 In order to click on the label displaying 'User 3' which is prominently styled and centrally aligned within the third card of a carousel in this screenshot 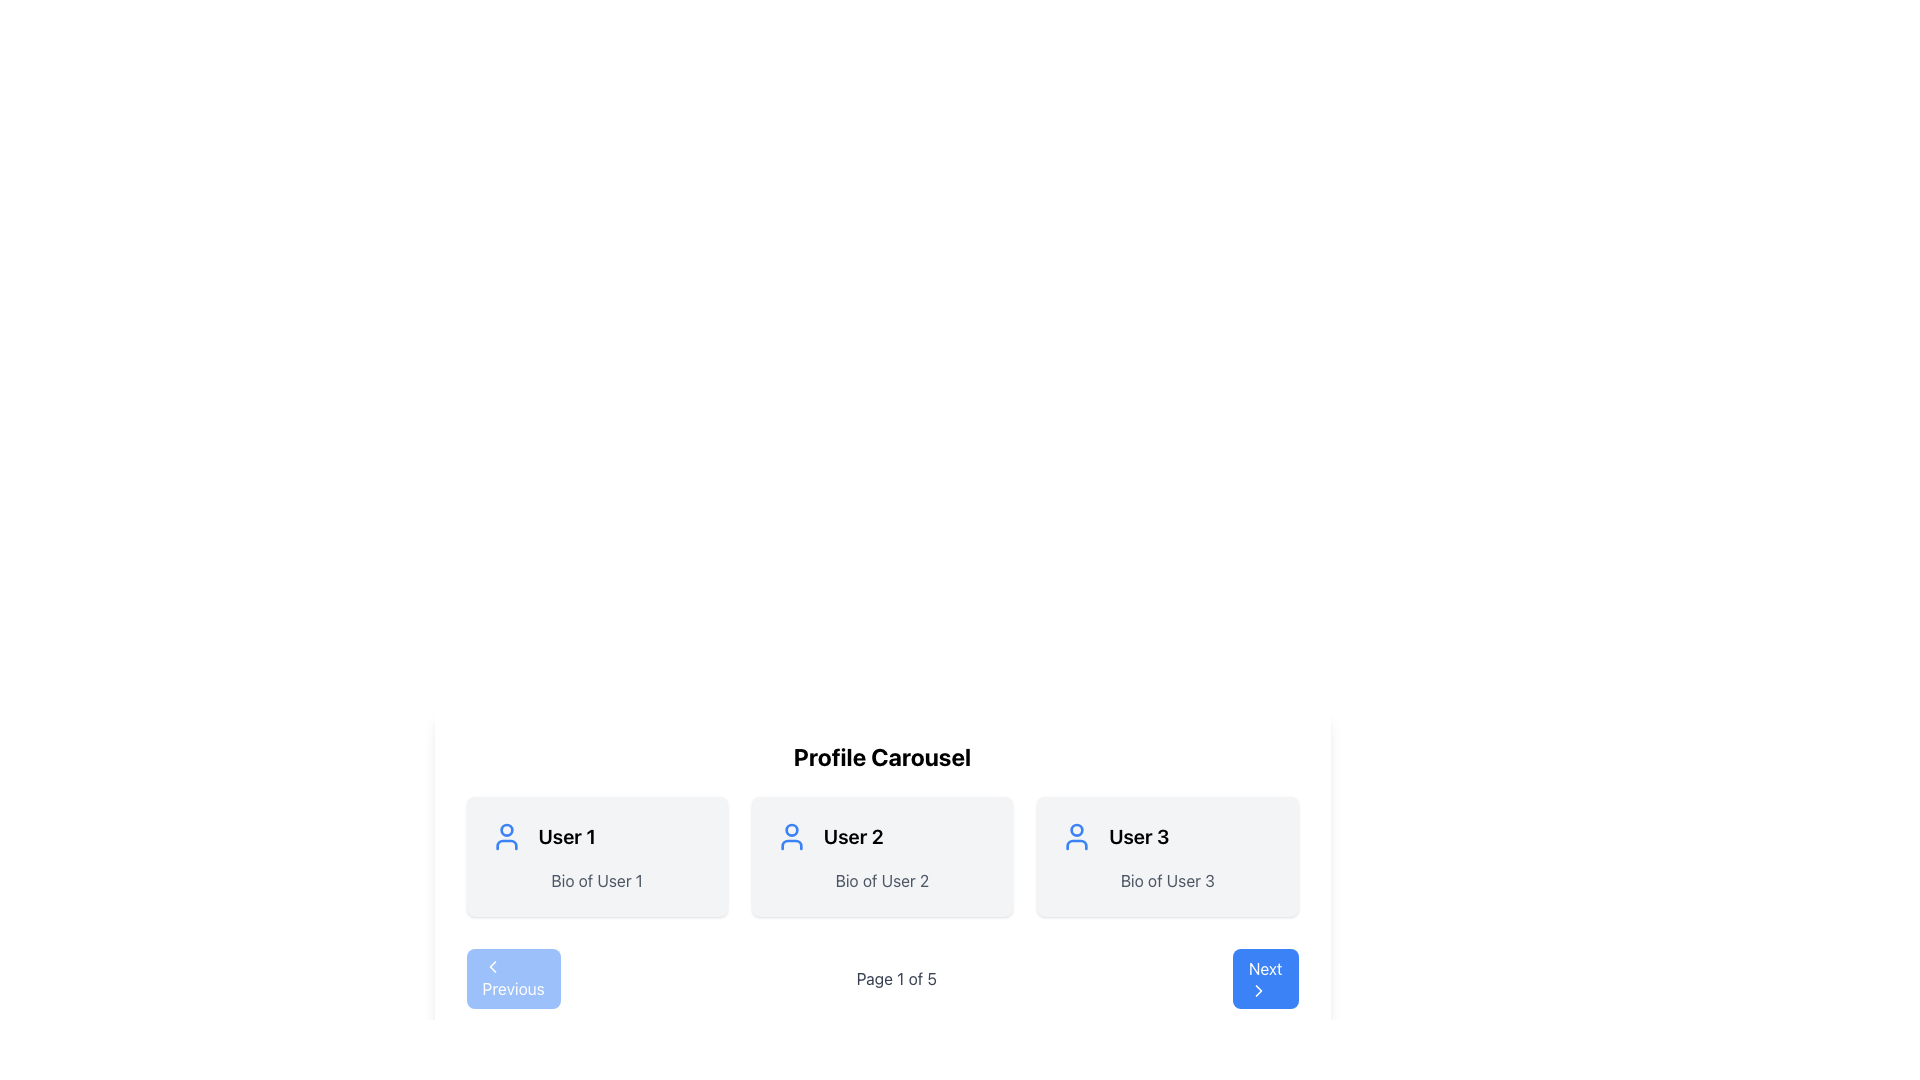, I will do `click(1167, 837)`.